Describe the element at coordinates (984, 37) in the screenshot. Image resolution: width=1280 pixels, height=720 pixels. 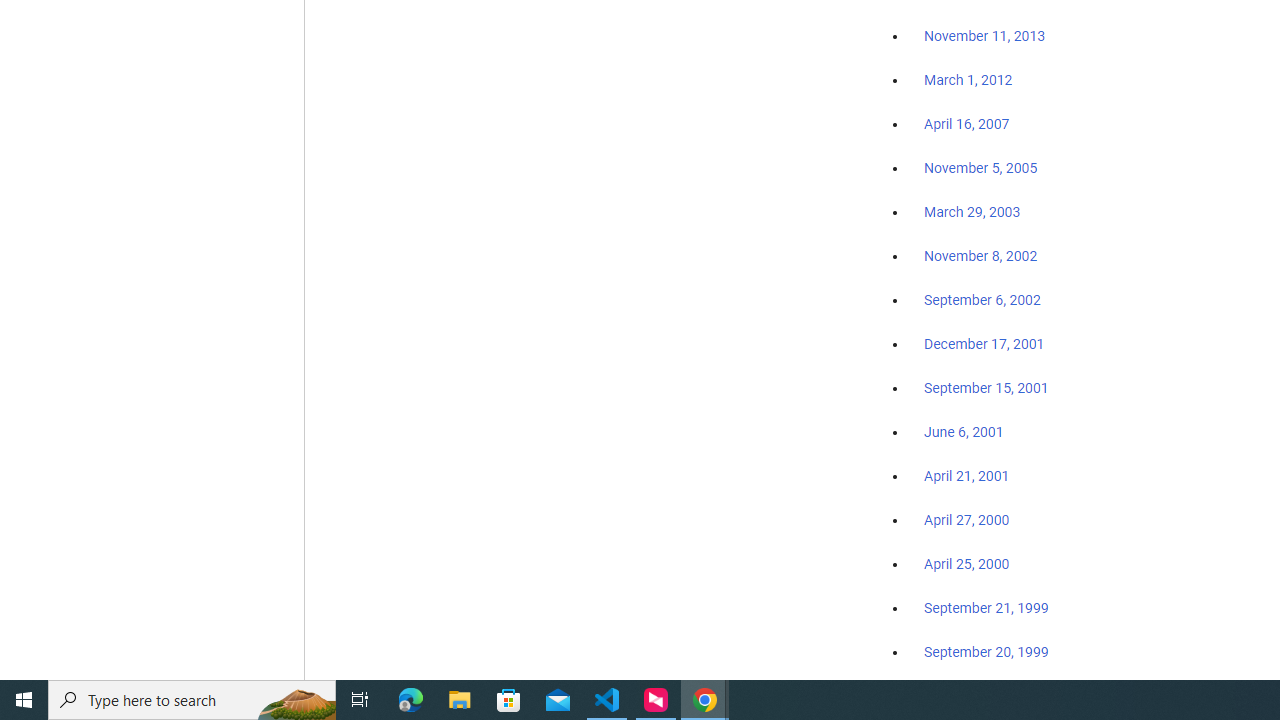
I see `'November 11, 2013'` at that location.